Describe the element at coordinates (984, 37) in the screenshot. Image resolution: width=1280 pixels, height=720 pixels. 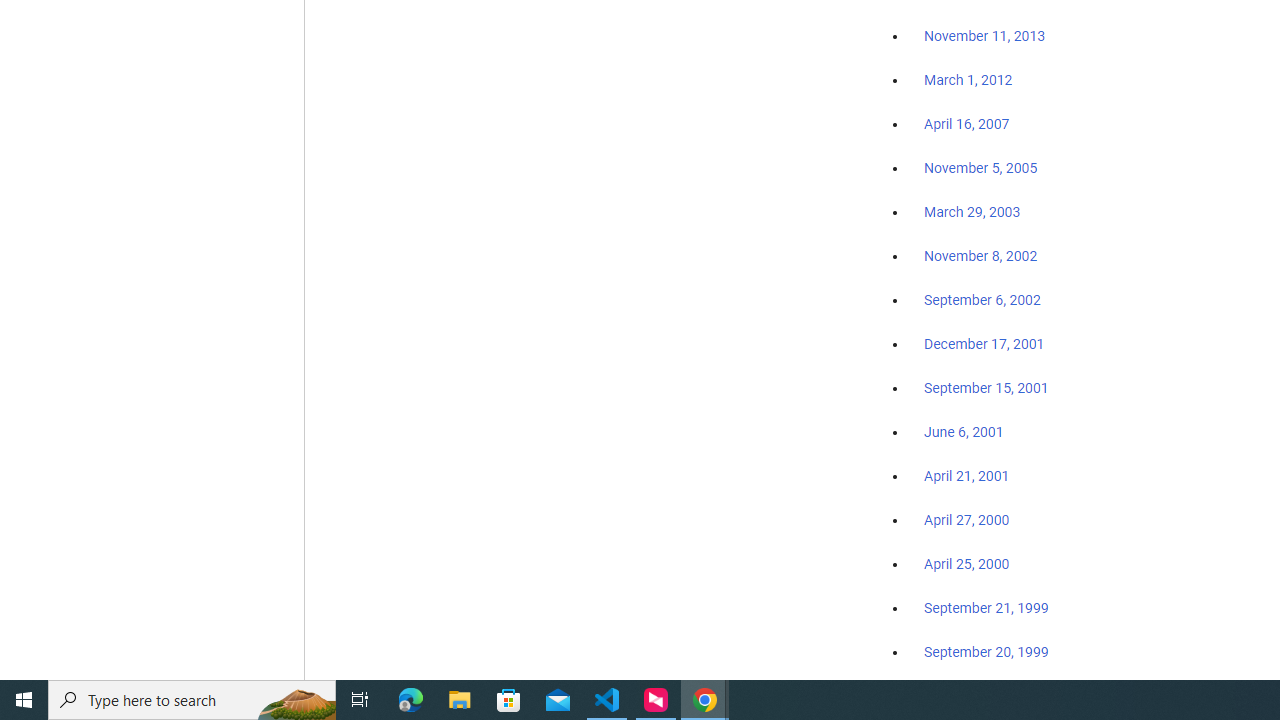
I see `'November 11, 2013'` at that location.